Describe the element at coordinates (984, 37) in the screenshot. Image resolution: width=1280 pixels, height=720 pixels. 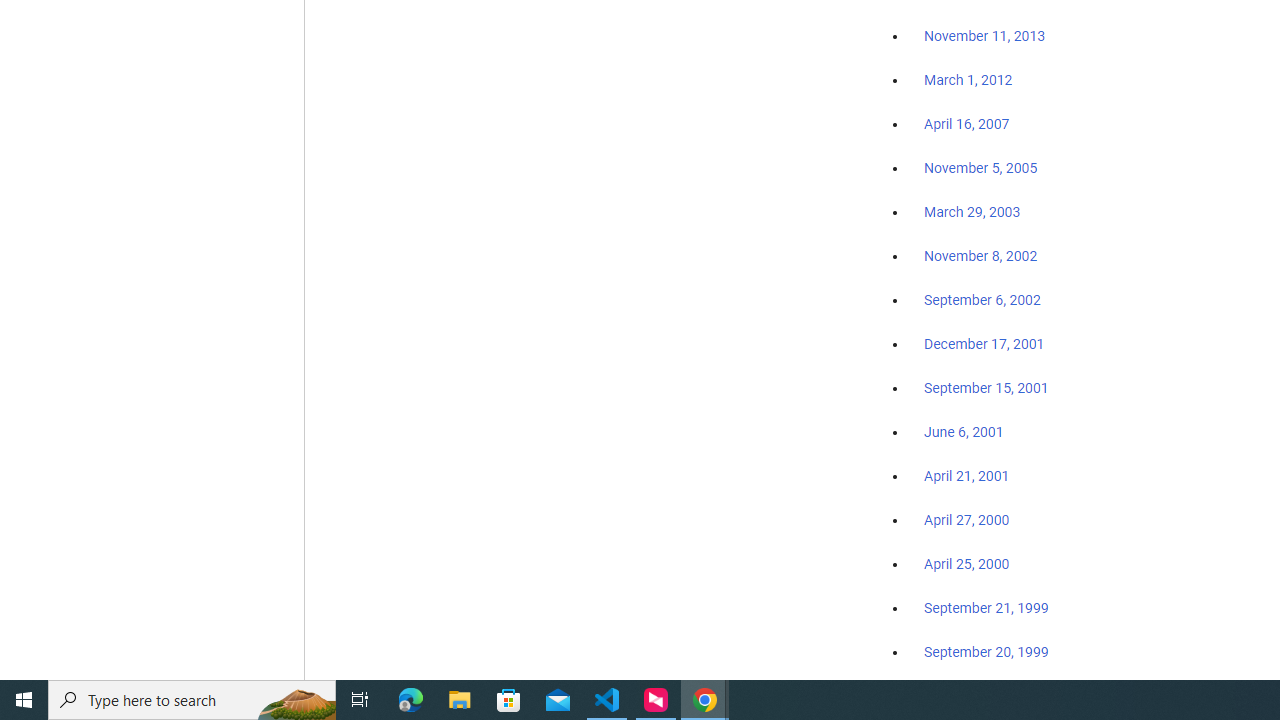
I see `'November 11, 2013'` at that location.